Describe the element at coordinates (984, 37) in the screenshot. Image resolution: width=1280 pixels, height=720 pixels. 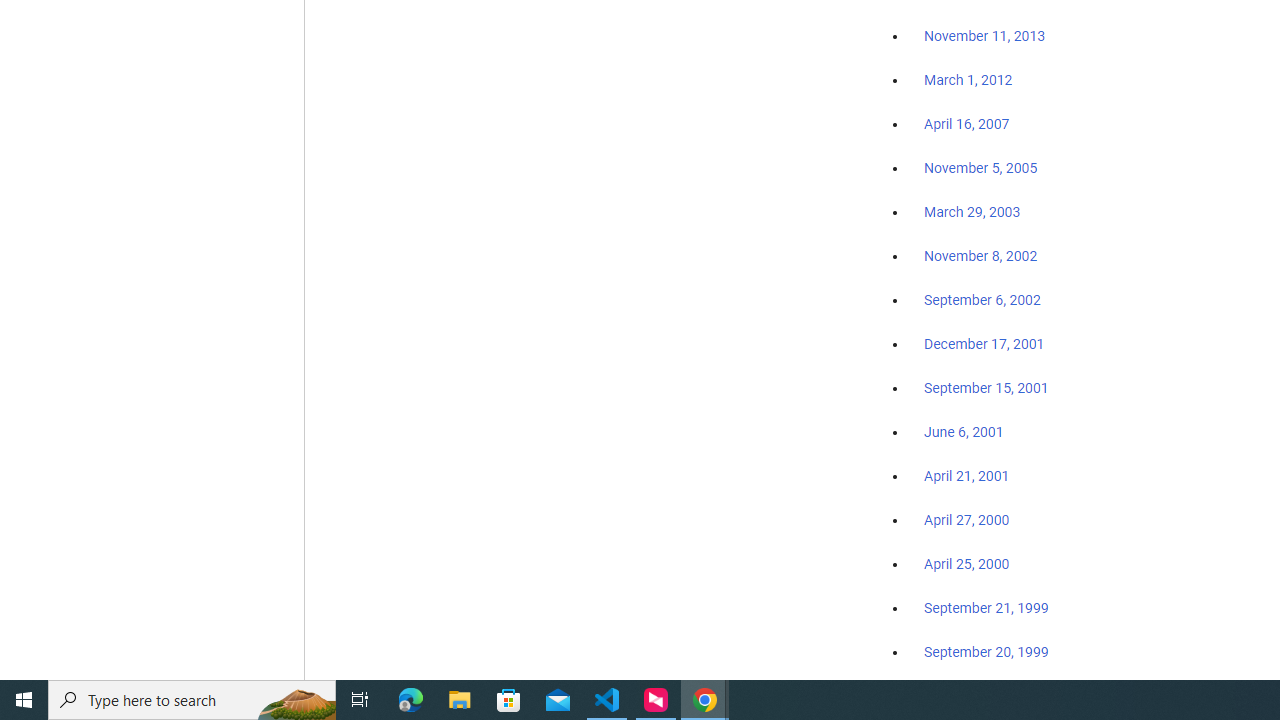
I see `'November 11, 2013'` at that location.